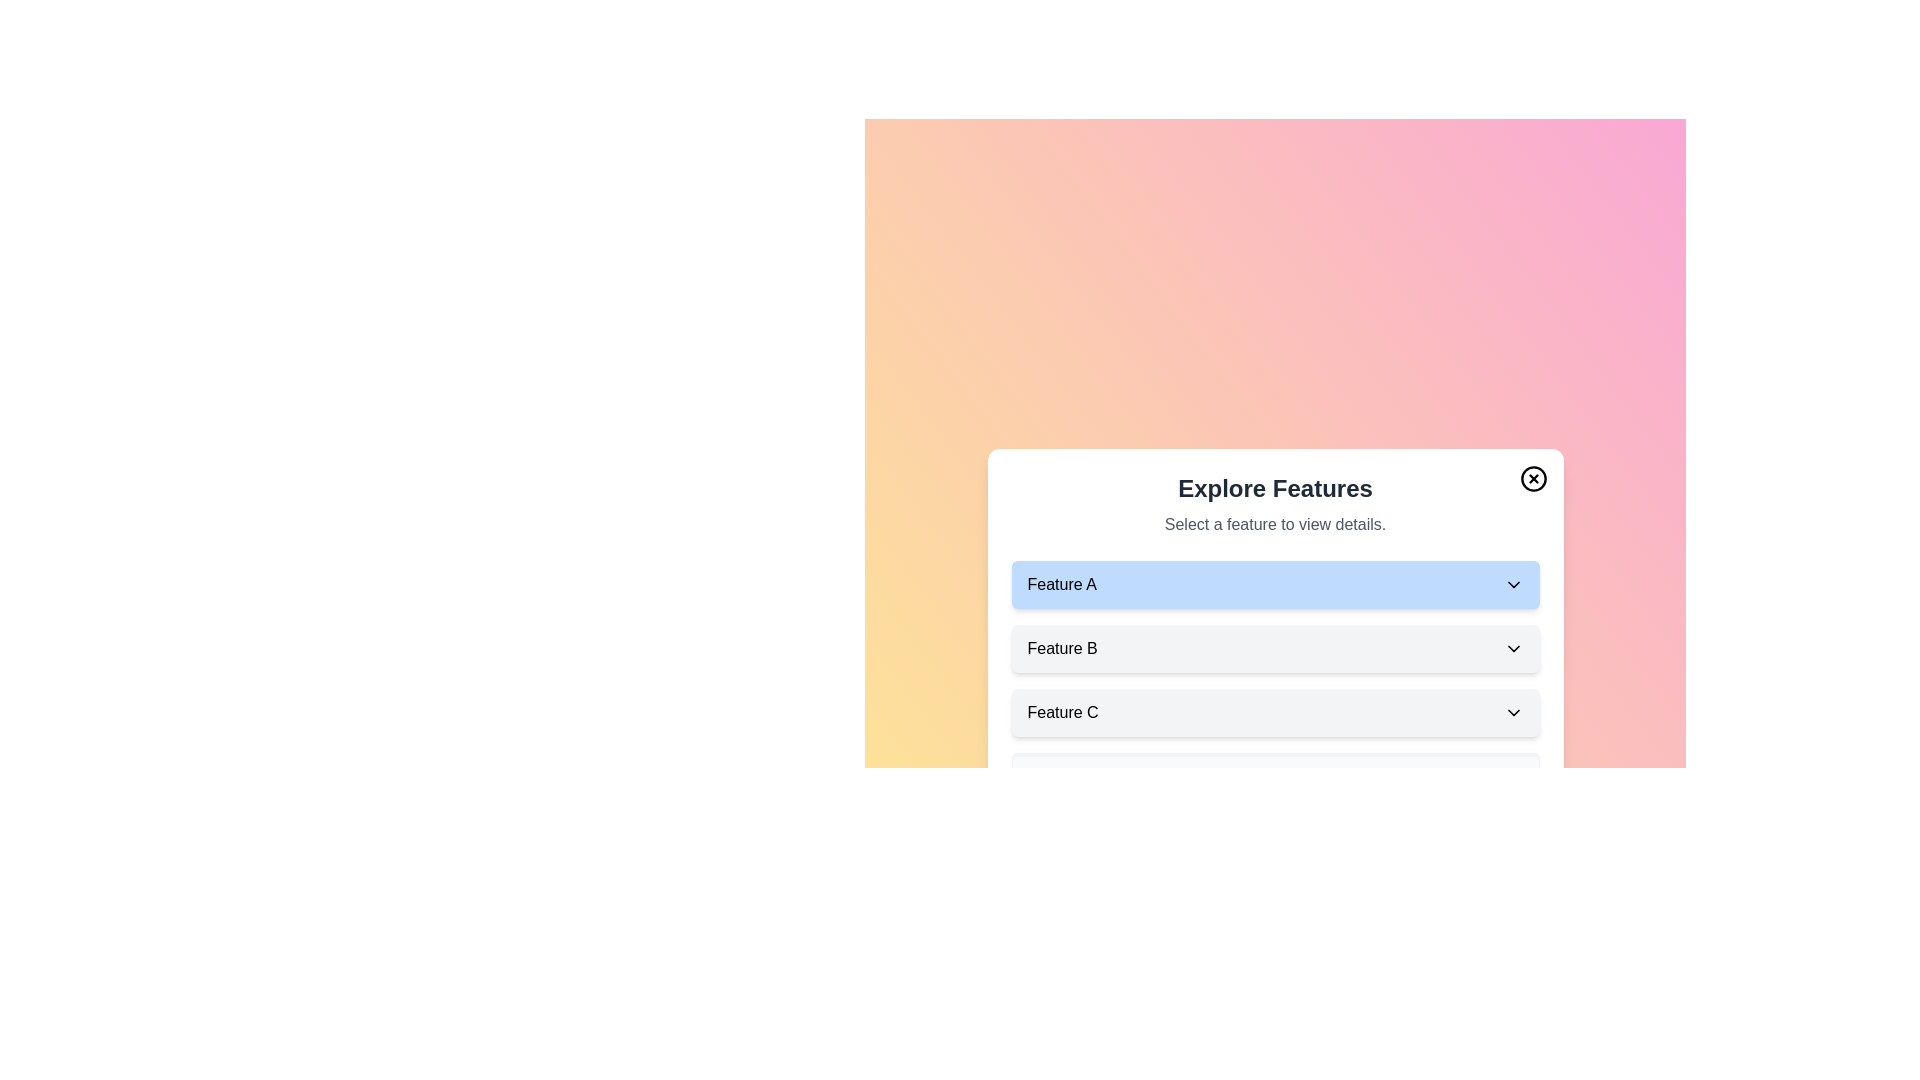 This screenshot has height=1080, width=1920. I want to click on the button corresponding to Feature C to display its details, so click(1274, 712).